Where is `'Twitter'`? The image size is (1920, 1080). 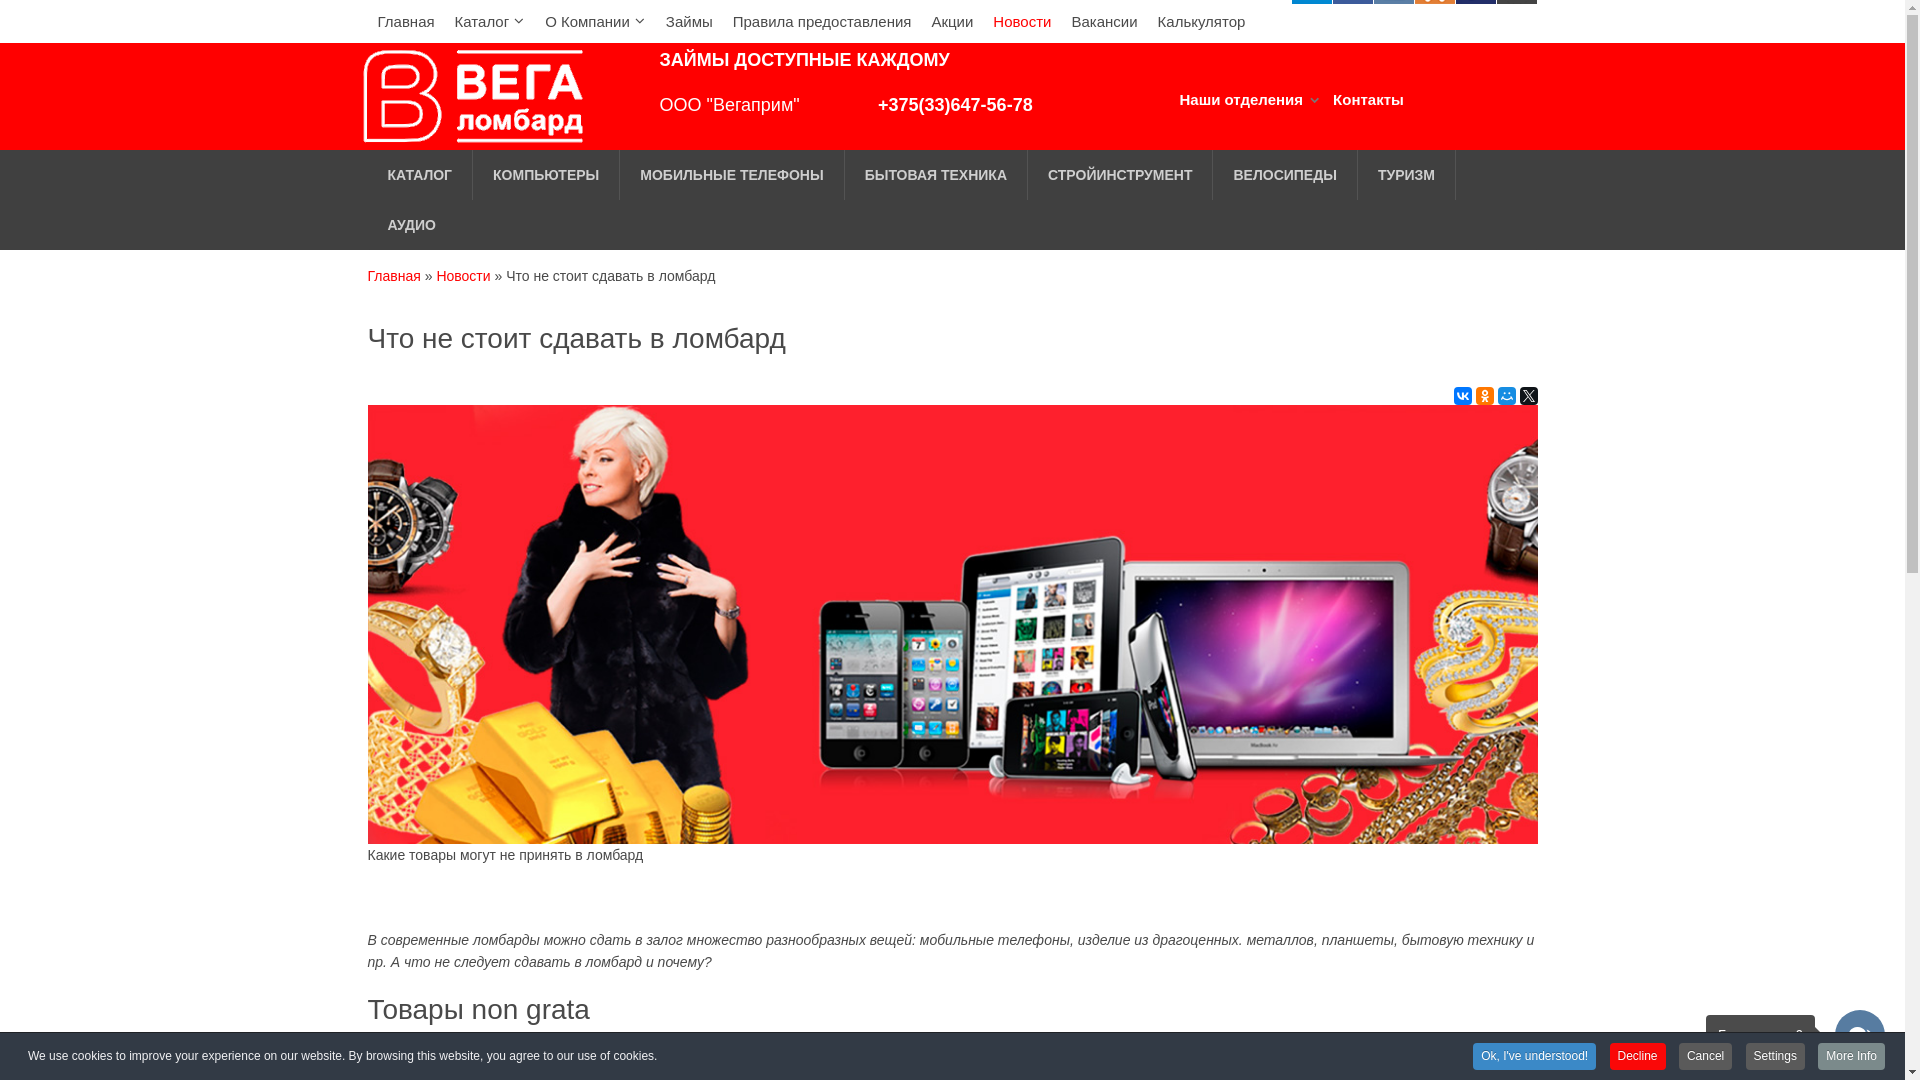 'Twitter' is located at coordinates (1528, 396).